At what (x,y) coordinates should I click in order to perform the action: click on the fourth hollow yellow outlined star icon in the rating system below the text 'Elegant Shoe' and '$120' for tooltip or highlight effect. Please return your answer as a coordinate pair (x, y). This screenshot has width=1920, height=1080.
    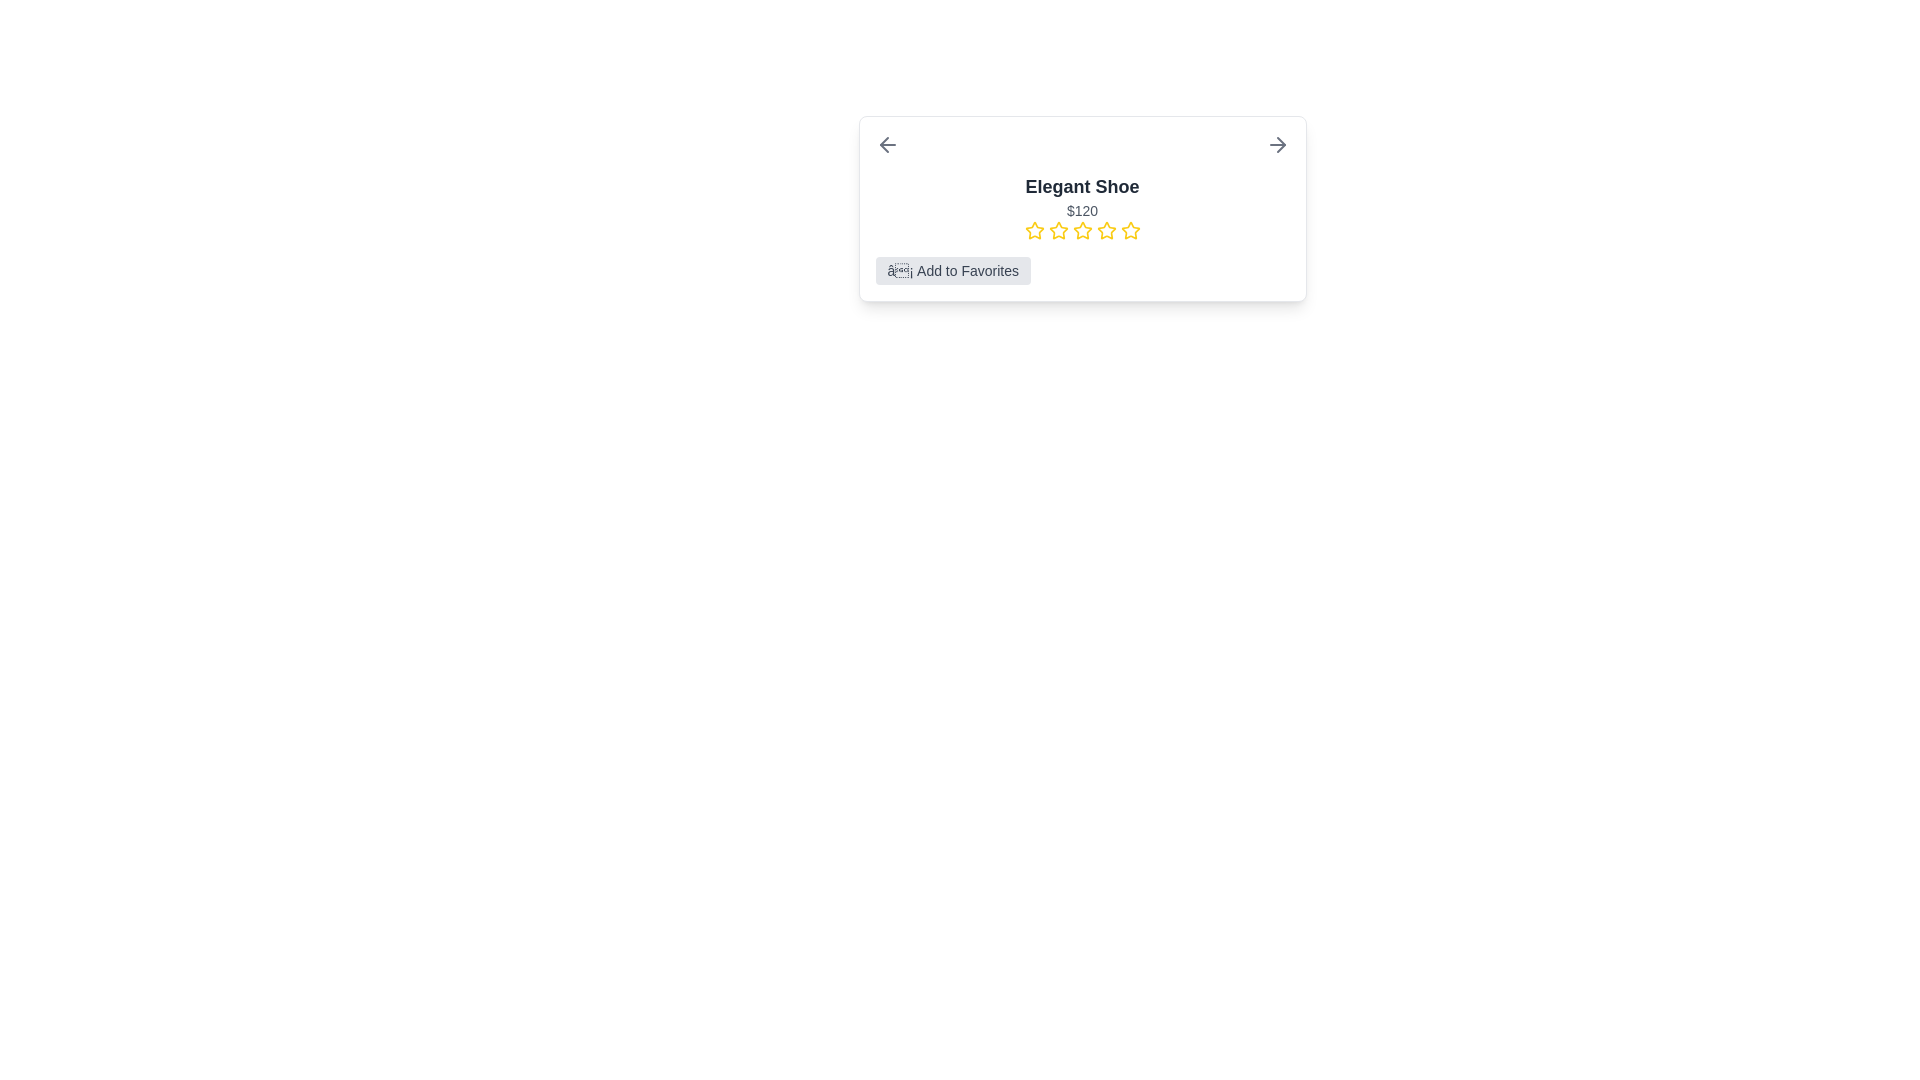
    Looking at the image, I should click on (1081, 230).